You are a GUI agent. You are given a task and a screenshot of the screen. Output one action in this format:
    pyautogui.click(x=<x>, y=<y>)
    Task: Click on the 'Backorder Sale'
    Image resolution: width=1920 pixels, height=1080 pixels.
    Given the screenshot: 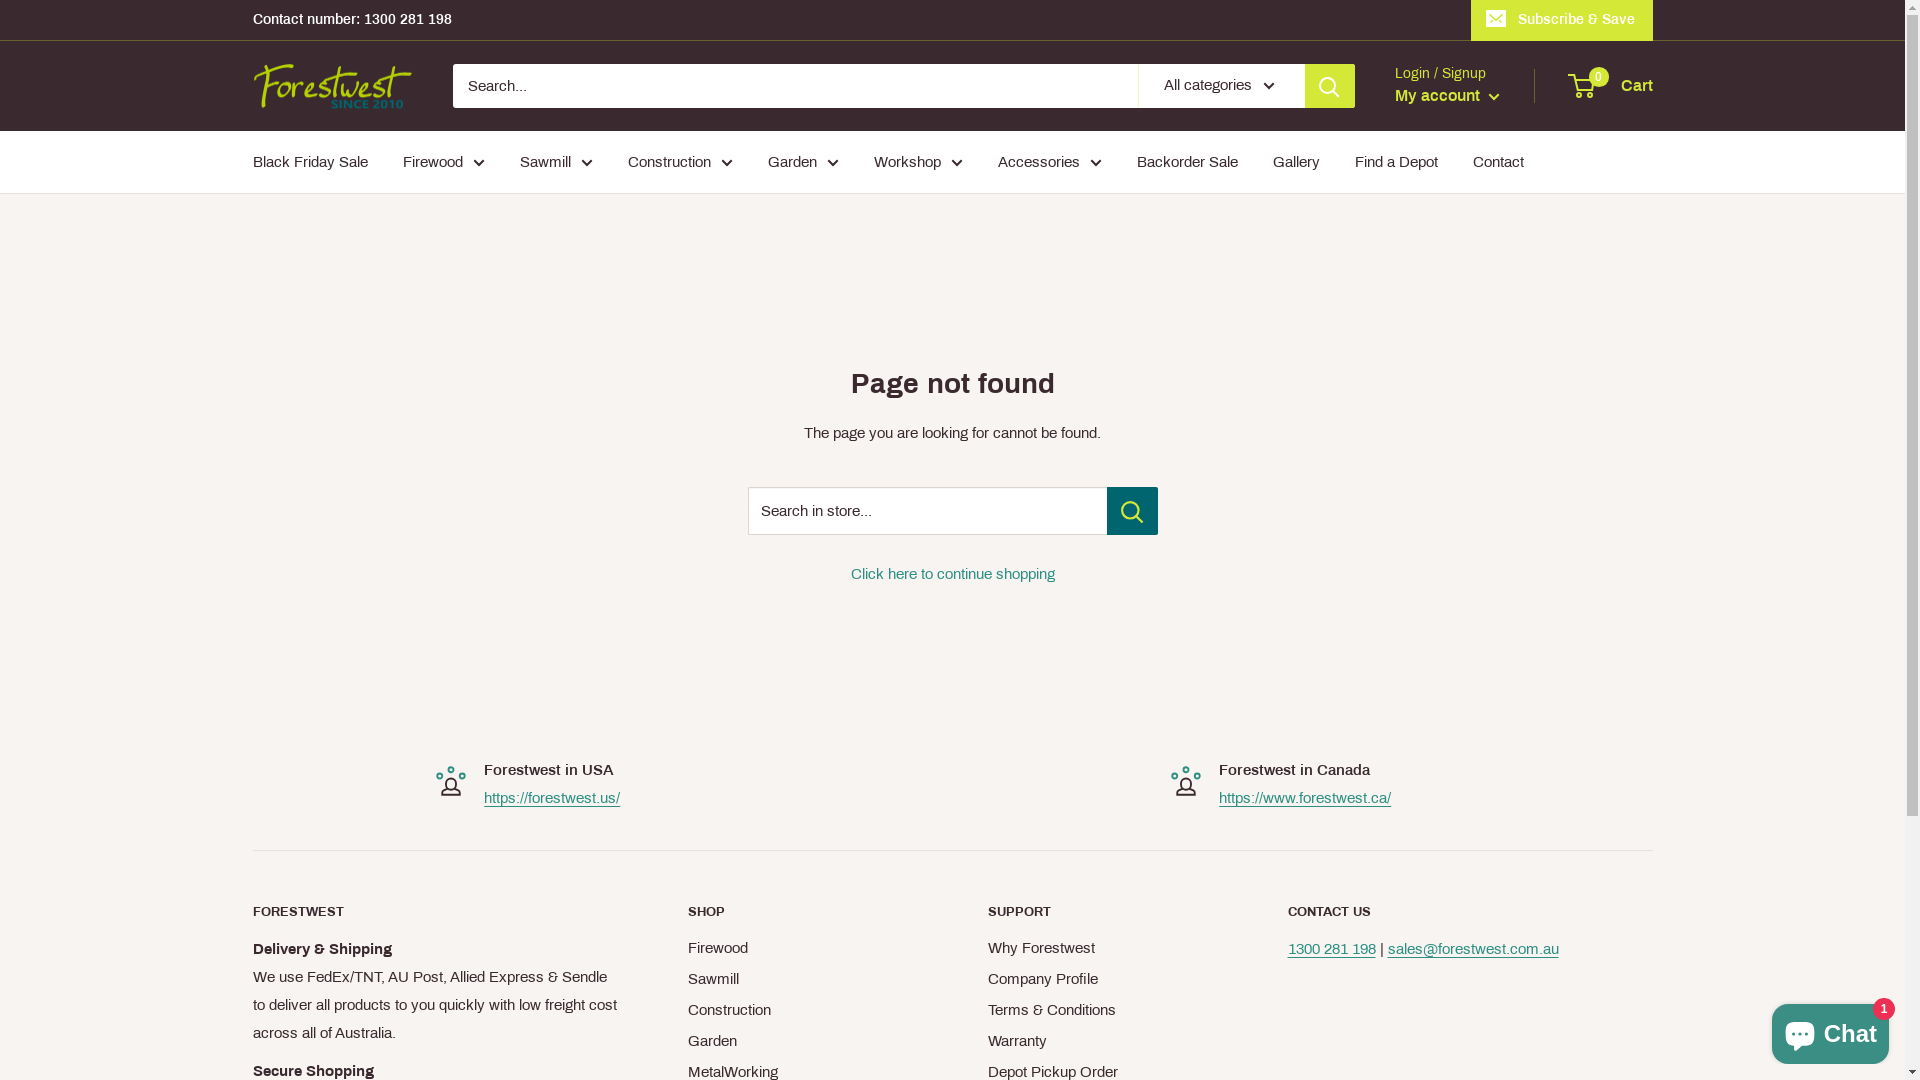 What is the action you would take?
    pyautogui.click(x=1186, y=161)
    